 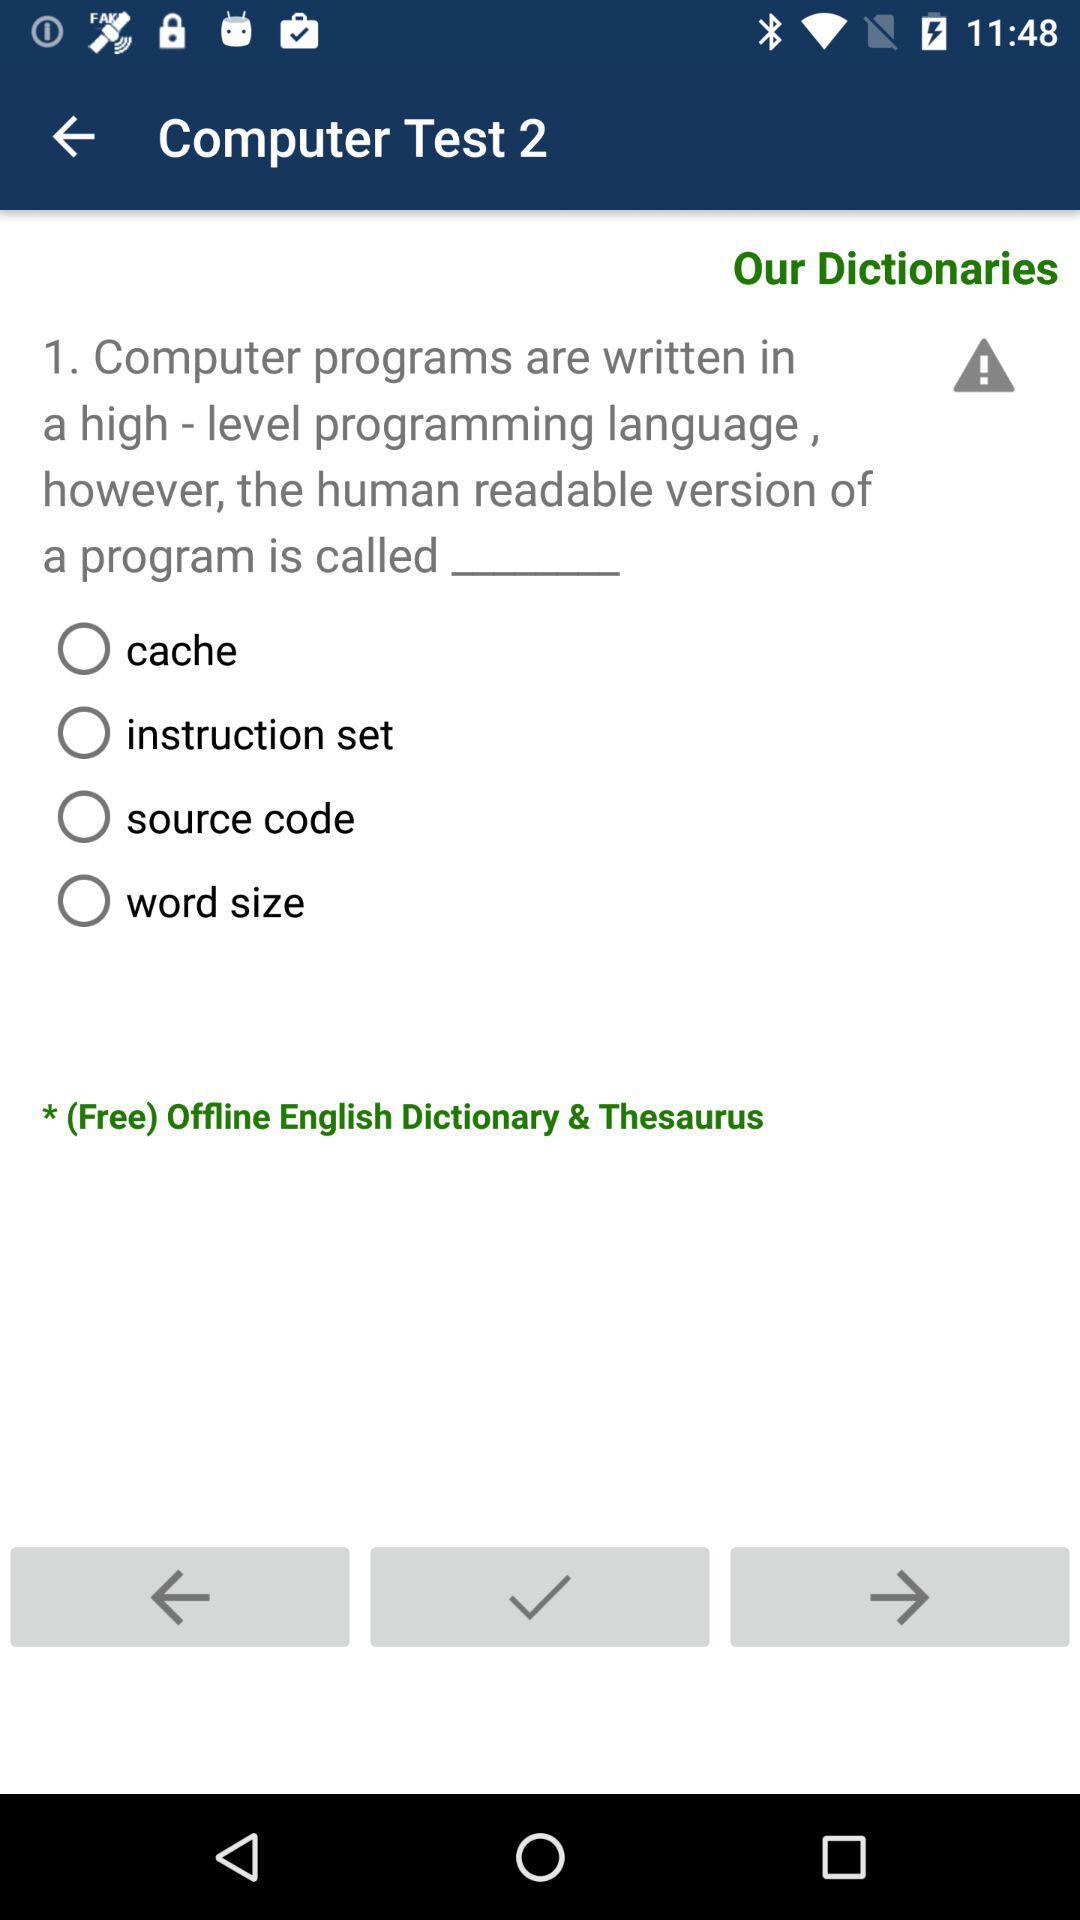 I want to click on cache, so click(x=560, y=648).